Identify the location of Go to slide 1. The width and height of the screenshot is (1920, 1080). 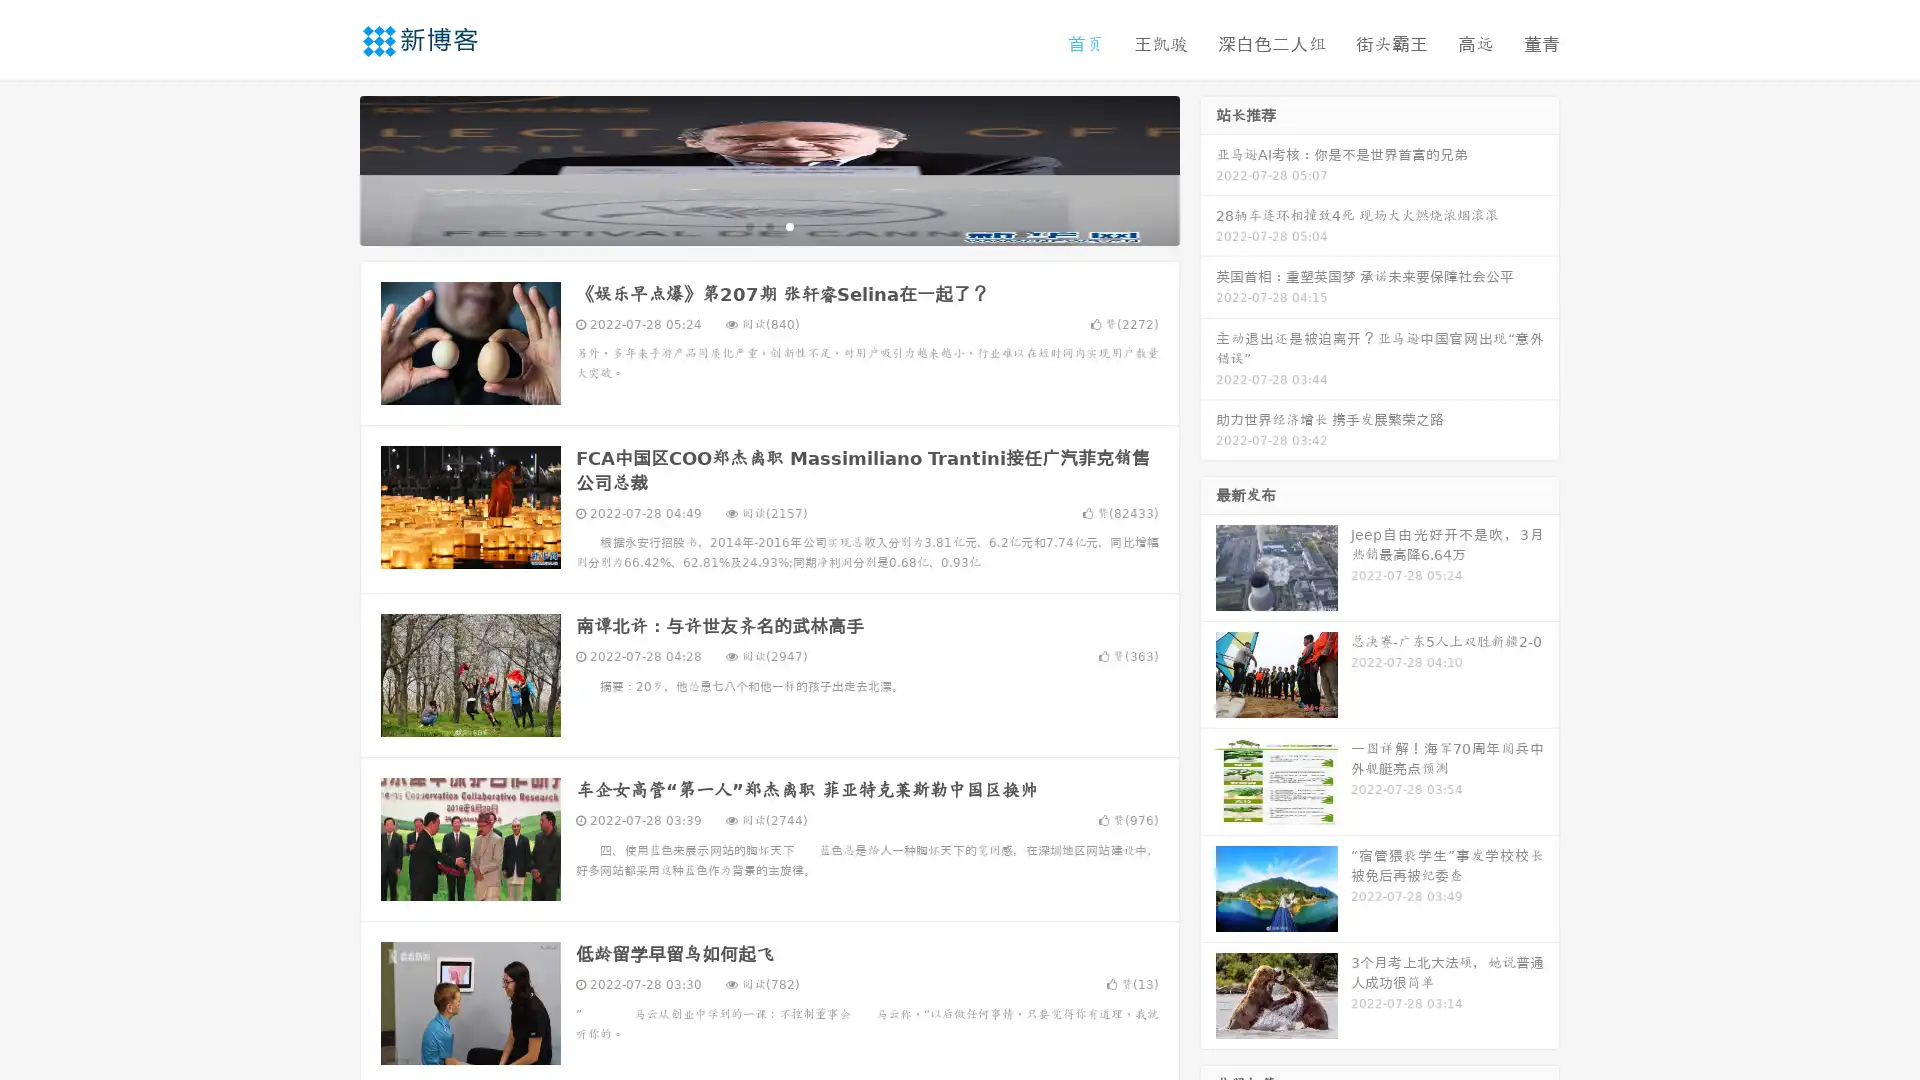
(748, 225).